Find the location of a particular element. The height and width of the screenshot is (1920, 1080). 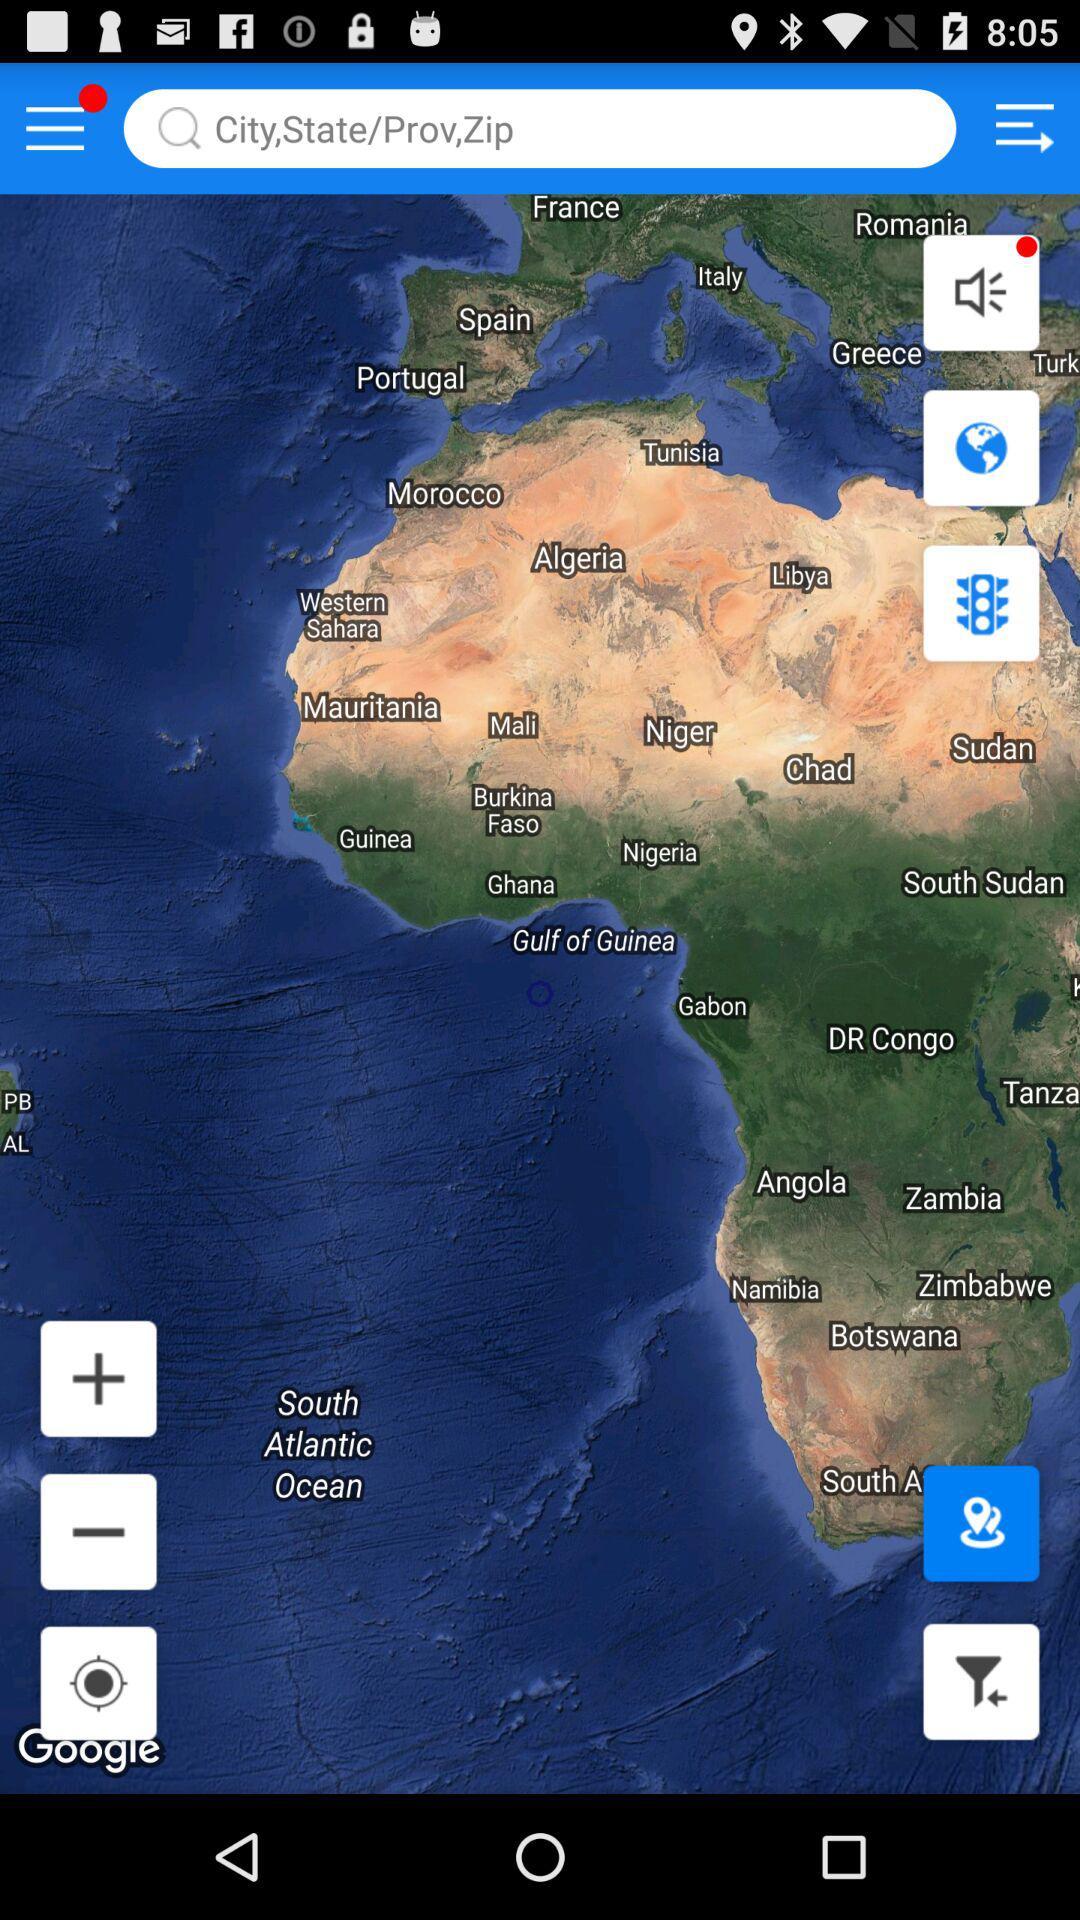

zoom off is located at coordinates (98, 1530).